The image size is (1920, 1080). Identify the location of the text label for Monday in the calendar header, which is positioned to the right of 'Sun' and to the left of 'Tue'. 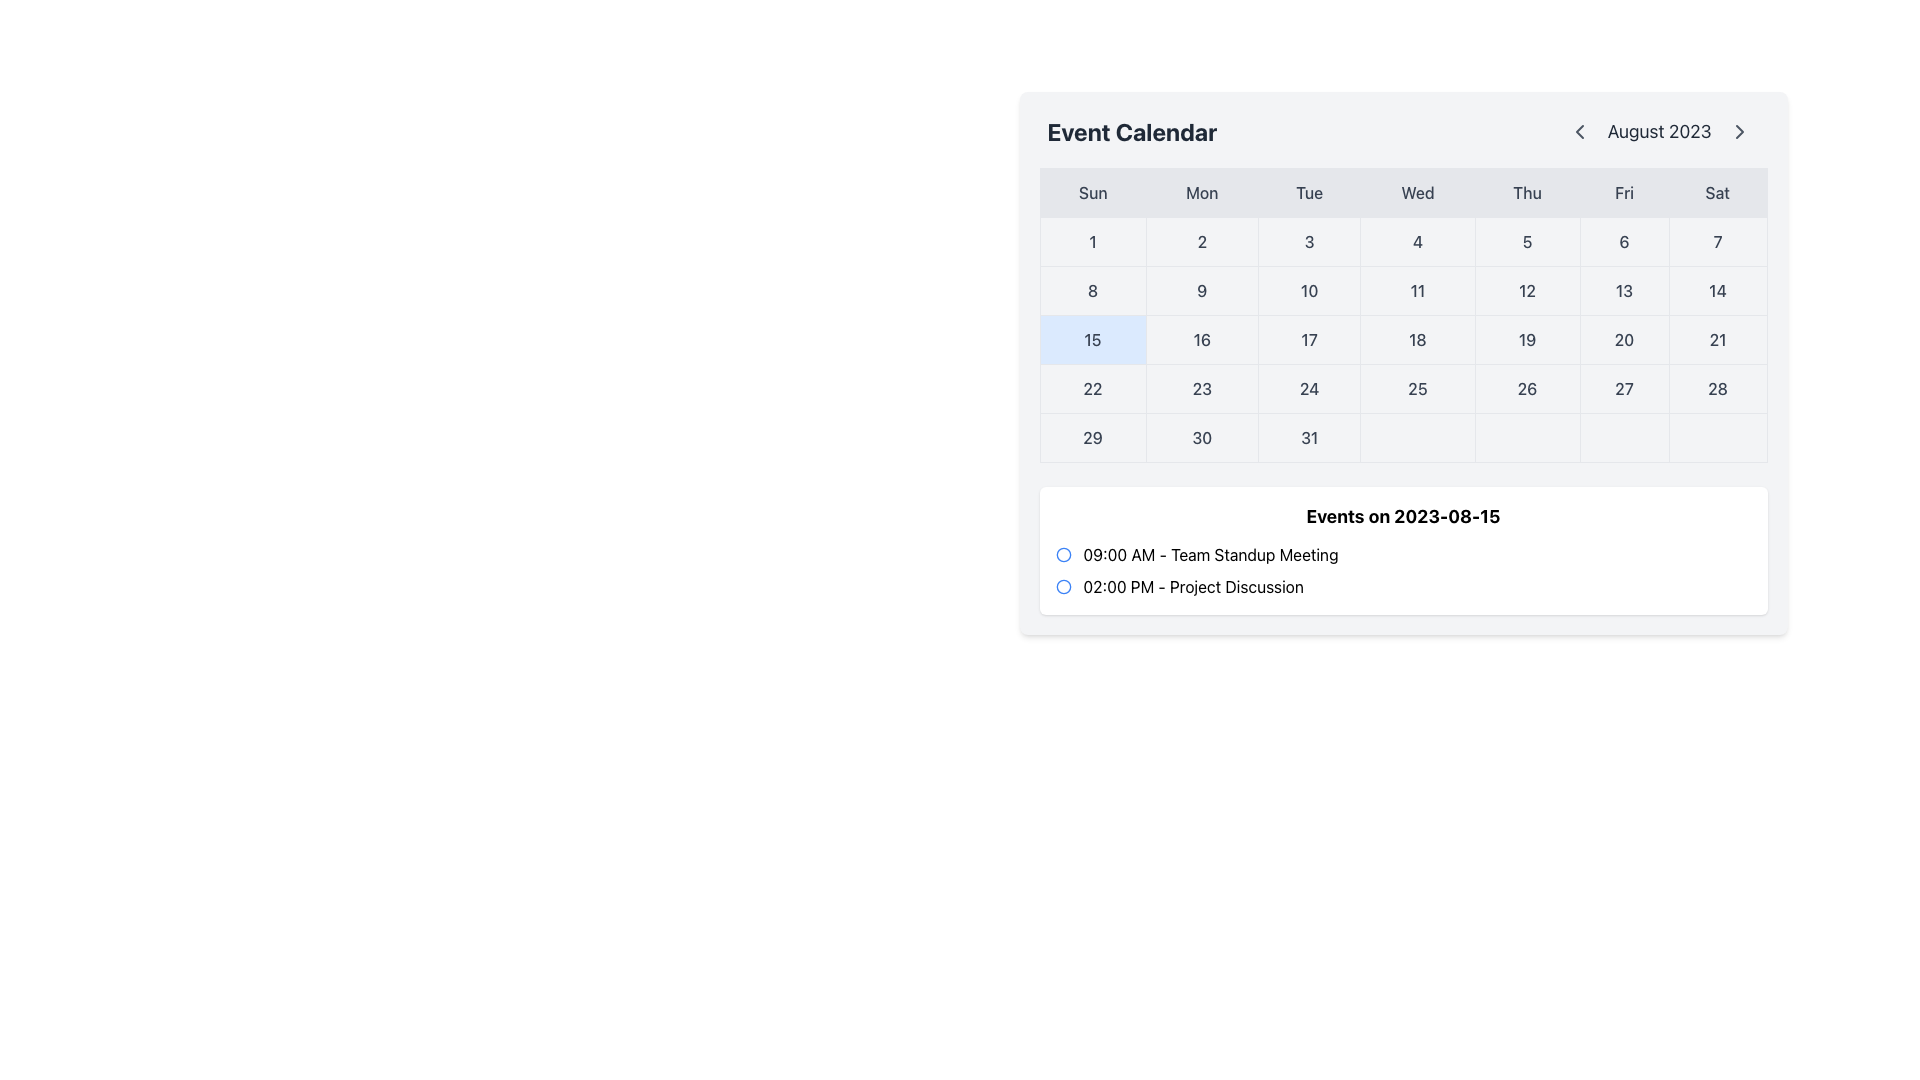
(1201, 192).